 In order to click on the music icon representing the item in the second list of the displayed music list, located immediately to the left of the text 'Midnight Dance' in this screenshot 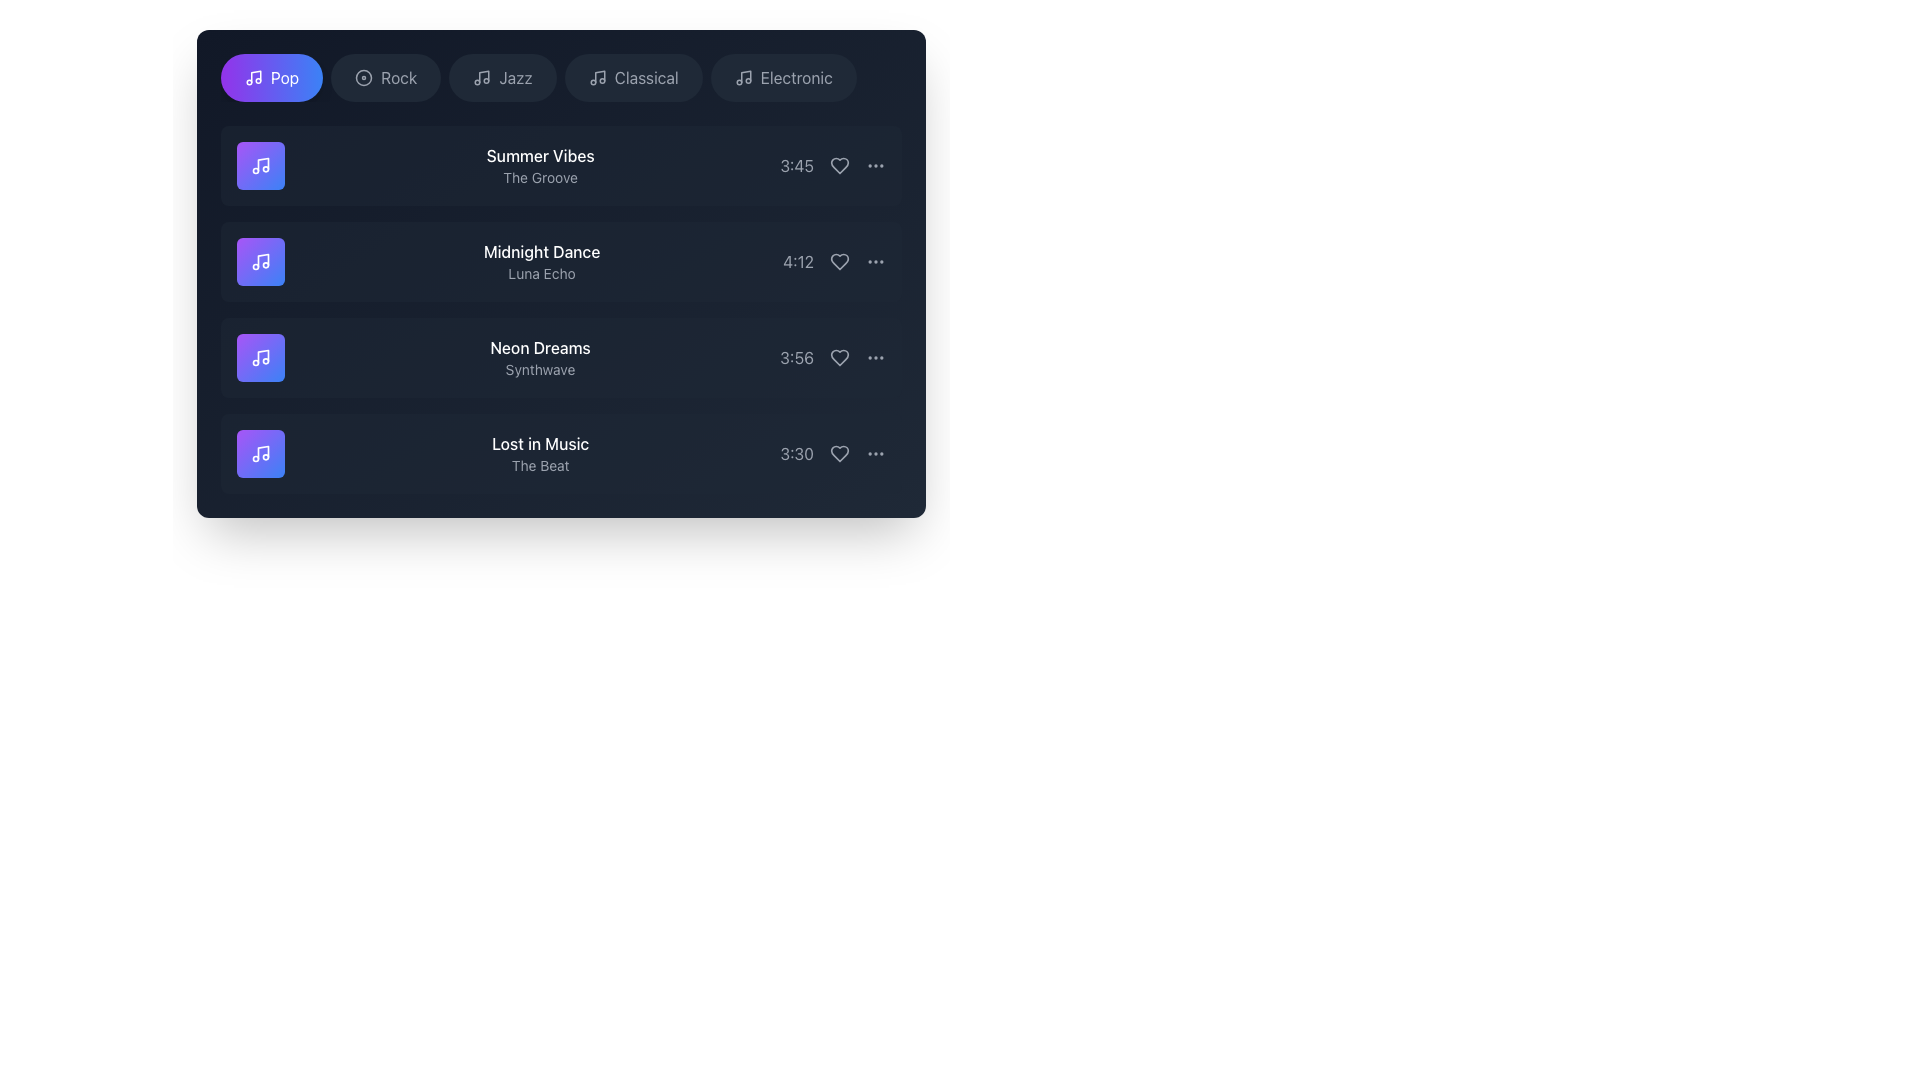, I will do `click(259, 261)`.